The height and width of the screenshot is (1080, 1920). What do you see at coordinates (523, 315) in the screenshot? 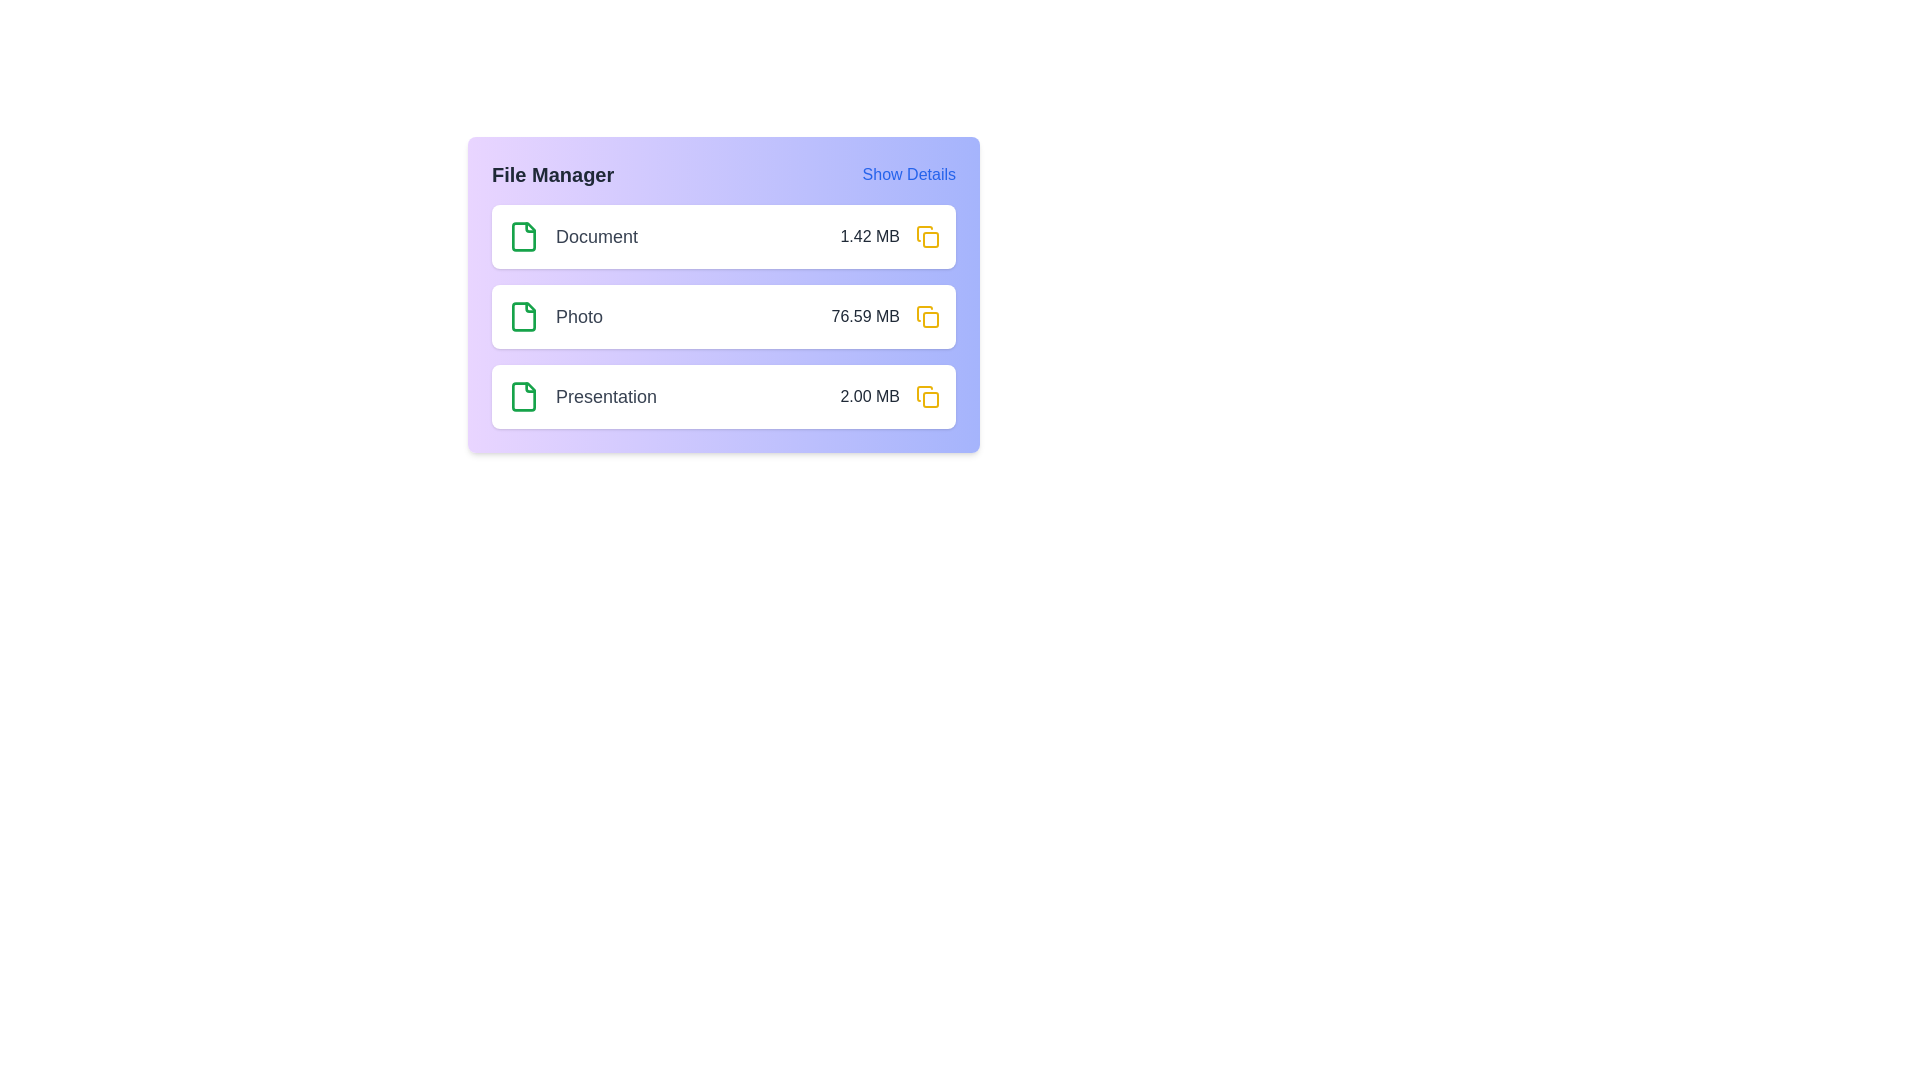
I see `the graphical icon representing the 'Photo' file entry in the 'File Manager' section, which has a green outline and a folded corner` at bounding box center [523, 315].